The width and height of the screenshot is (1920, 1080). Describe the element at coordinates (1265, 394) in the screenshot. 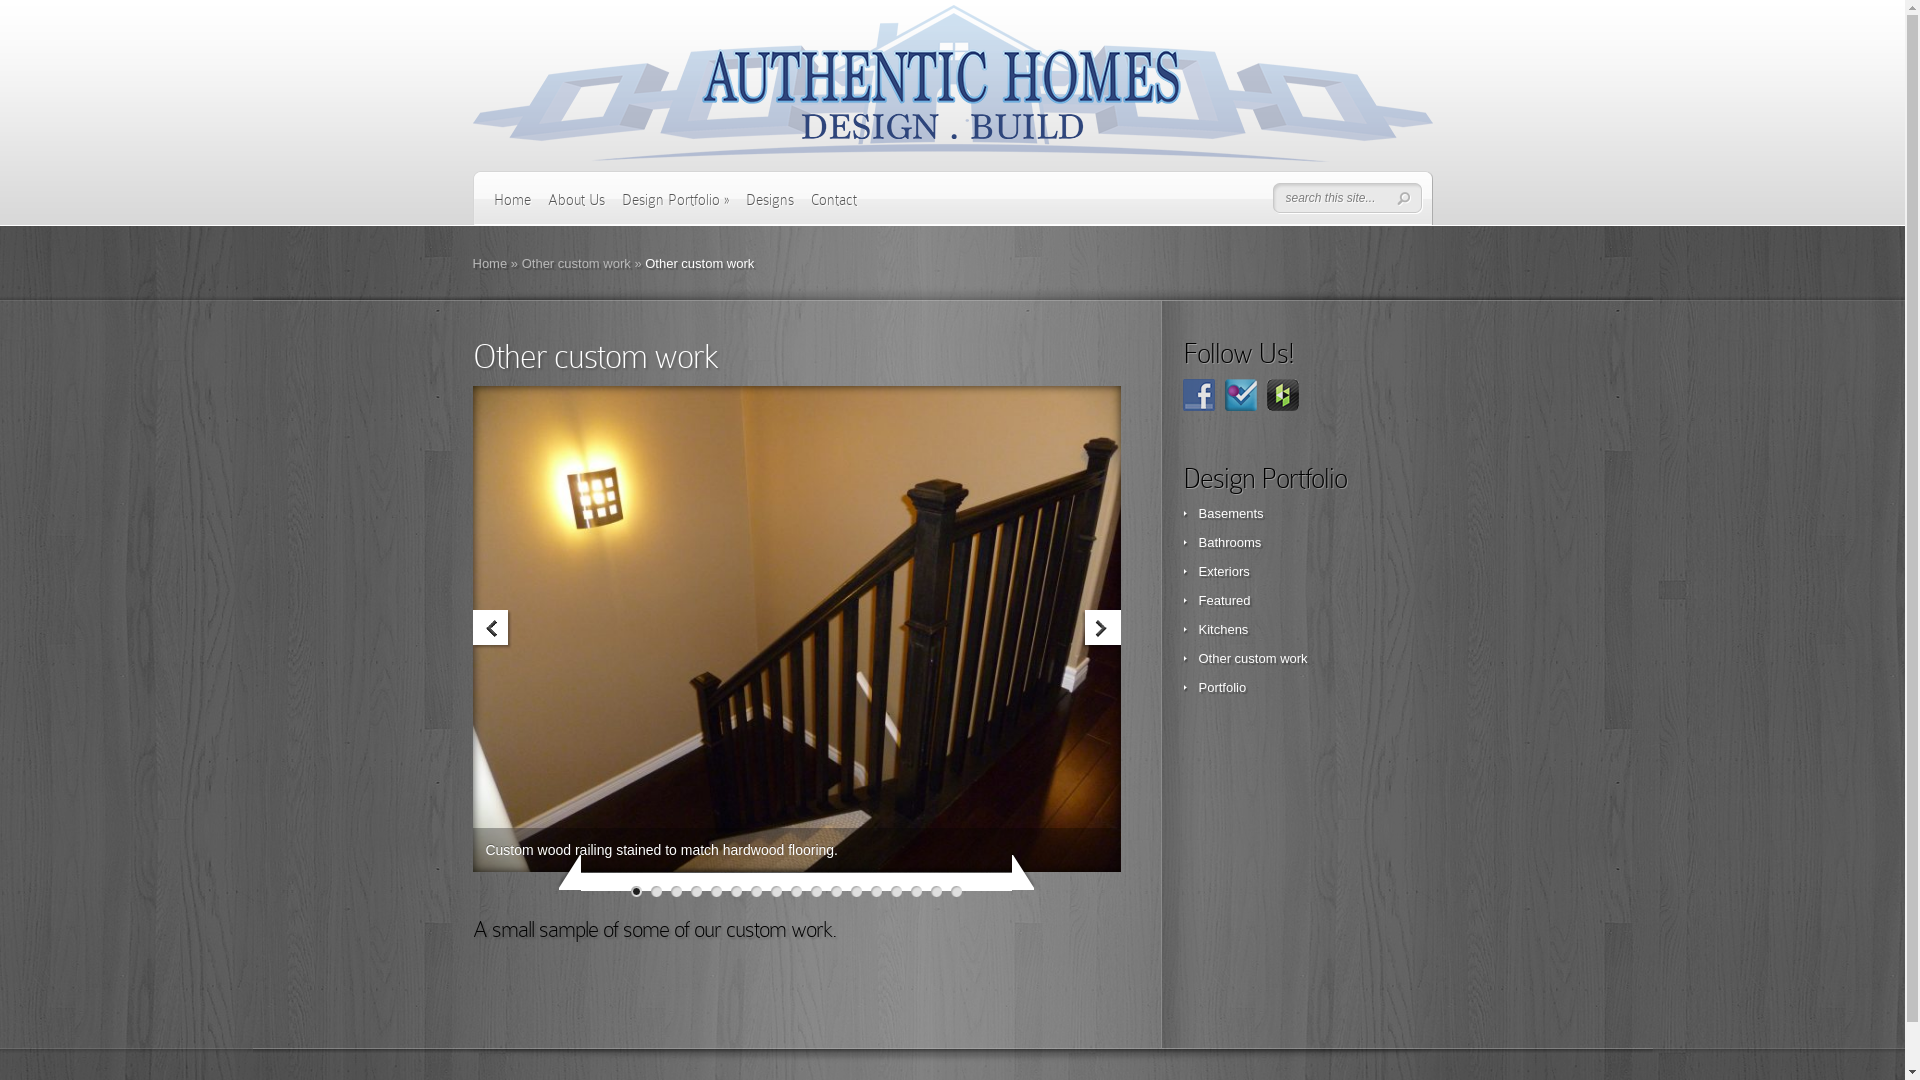

I see `'Follow Us on Houzz'` at that location.